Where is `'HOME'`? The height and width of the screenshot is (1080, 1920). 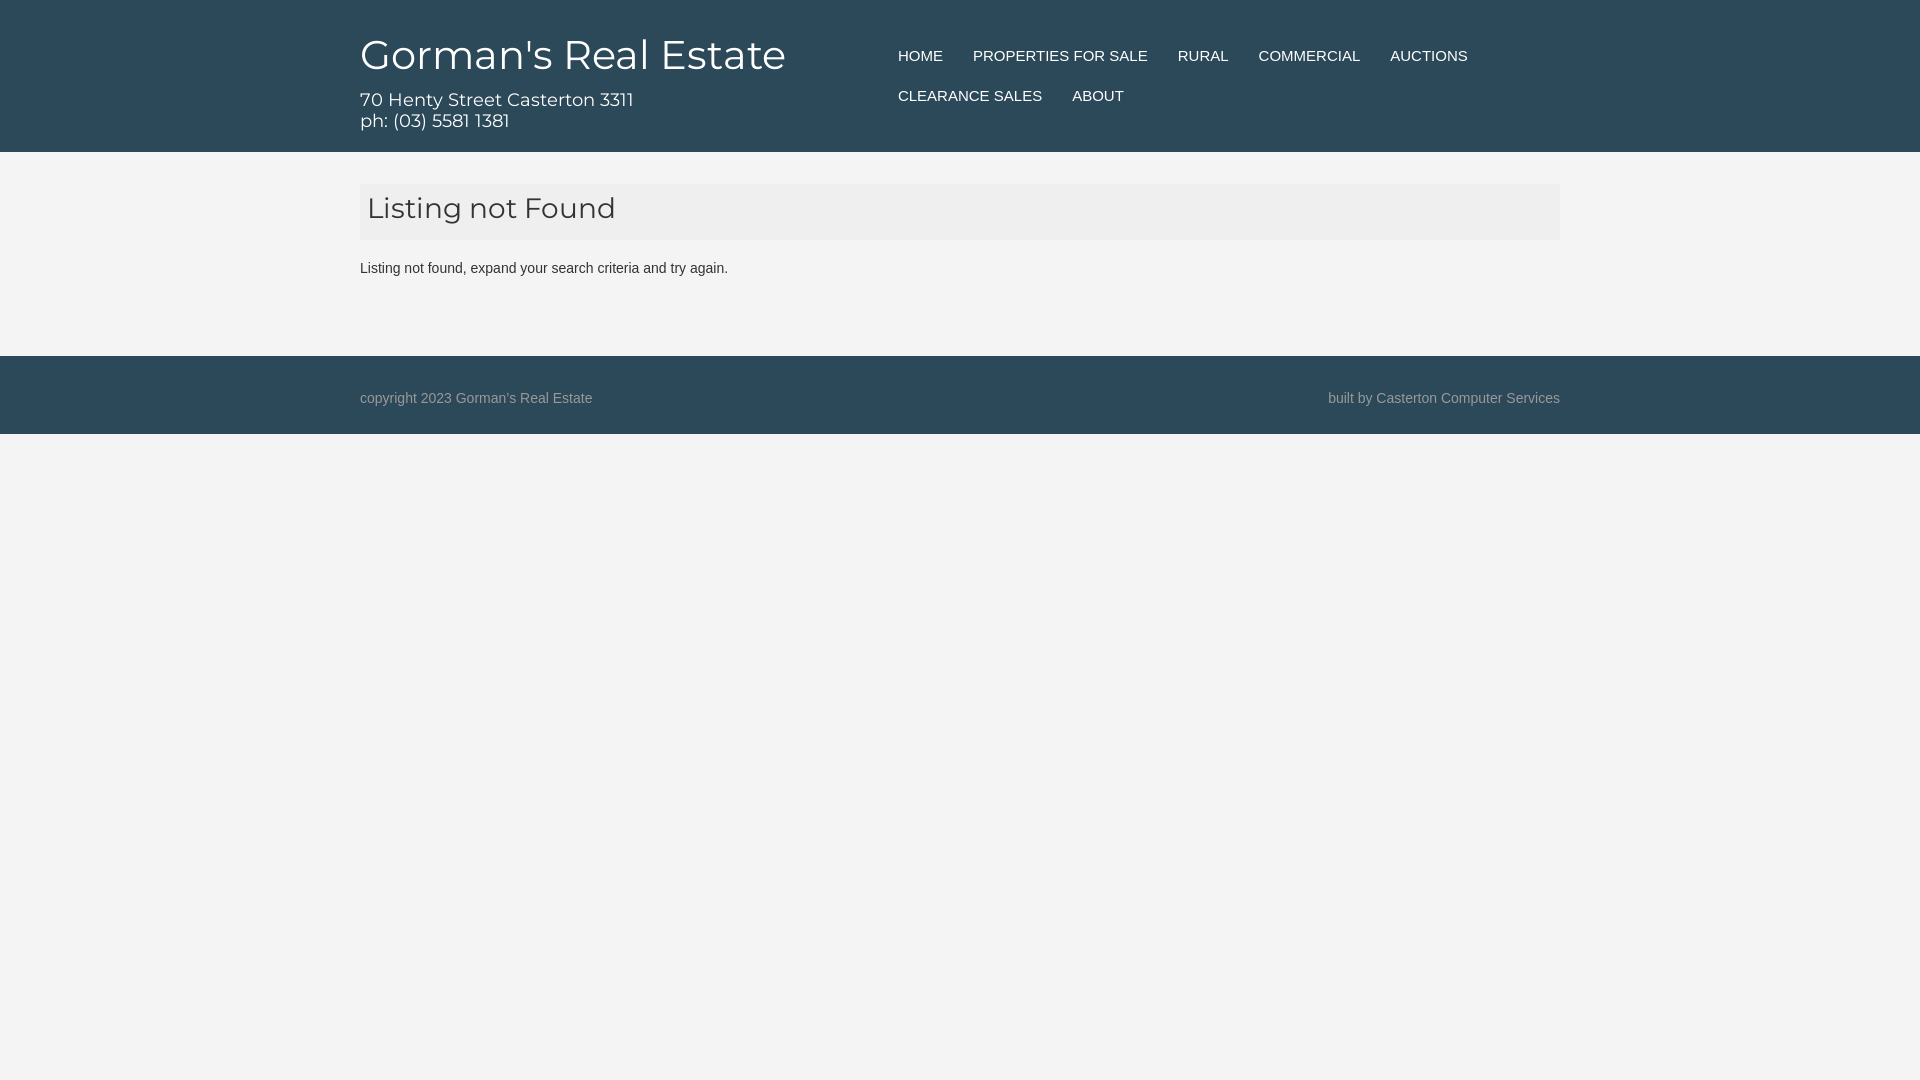 'HOME' is located at coordinates (919, 55).